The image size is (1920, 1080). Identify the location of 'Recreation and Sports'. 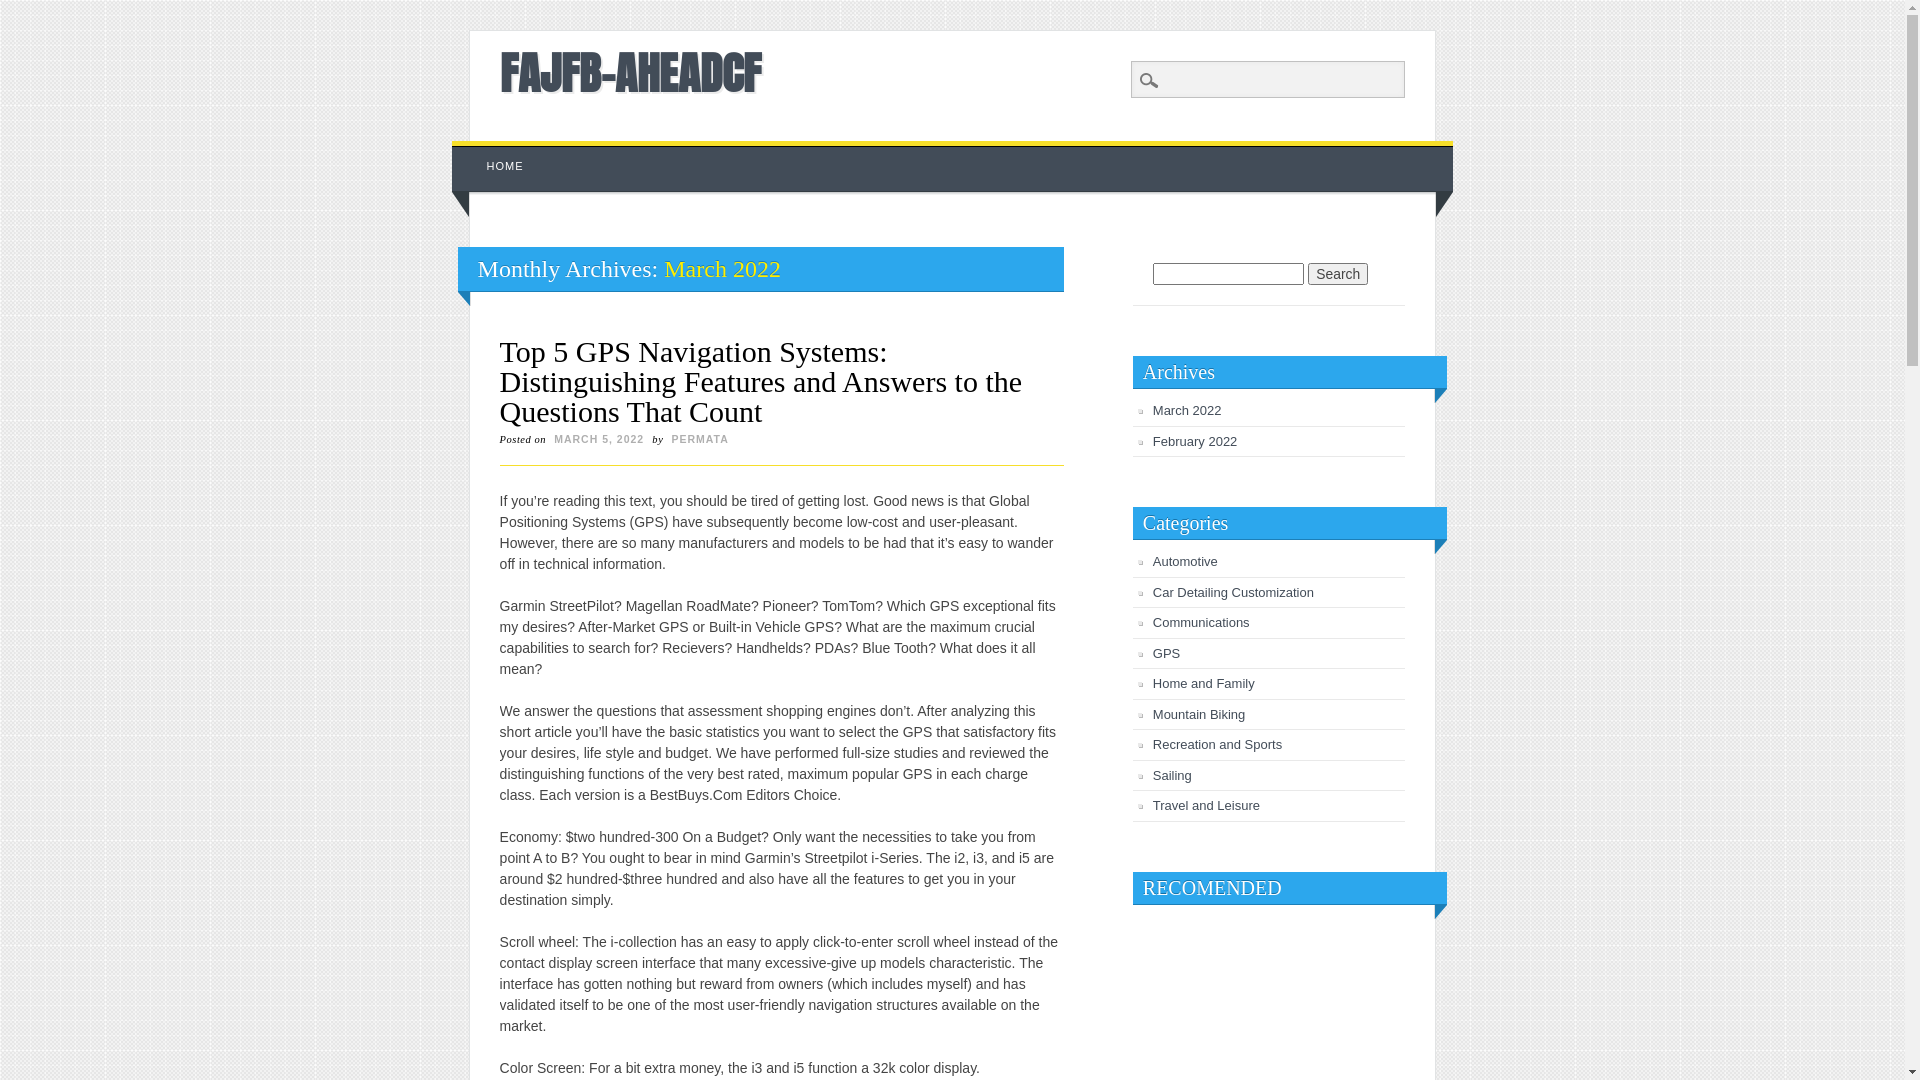
(1216, 744).